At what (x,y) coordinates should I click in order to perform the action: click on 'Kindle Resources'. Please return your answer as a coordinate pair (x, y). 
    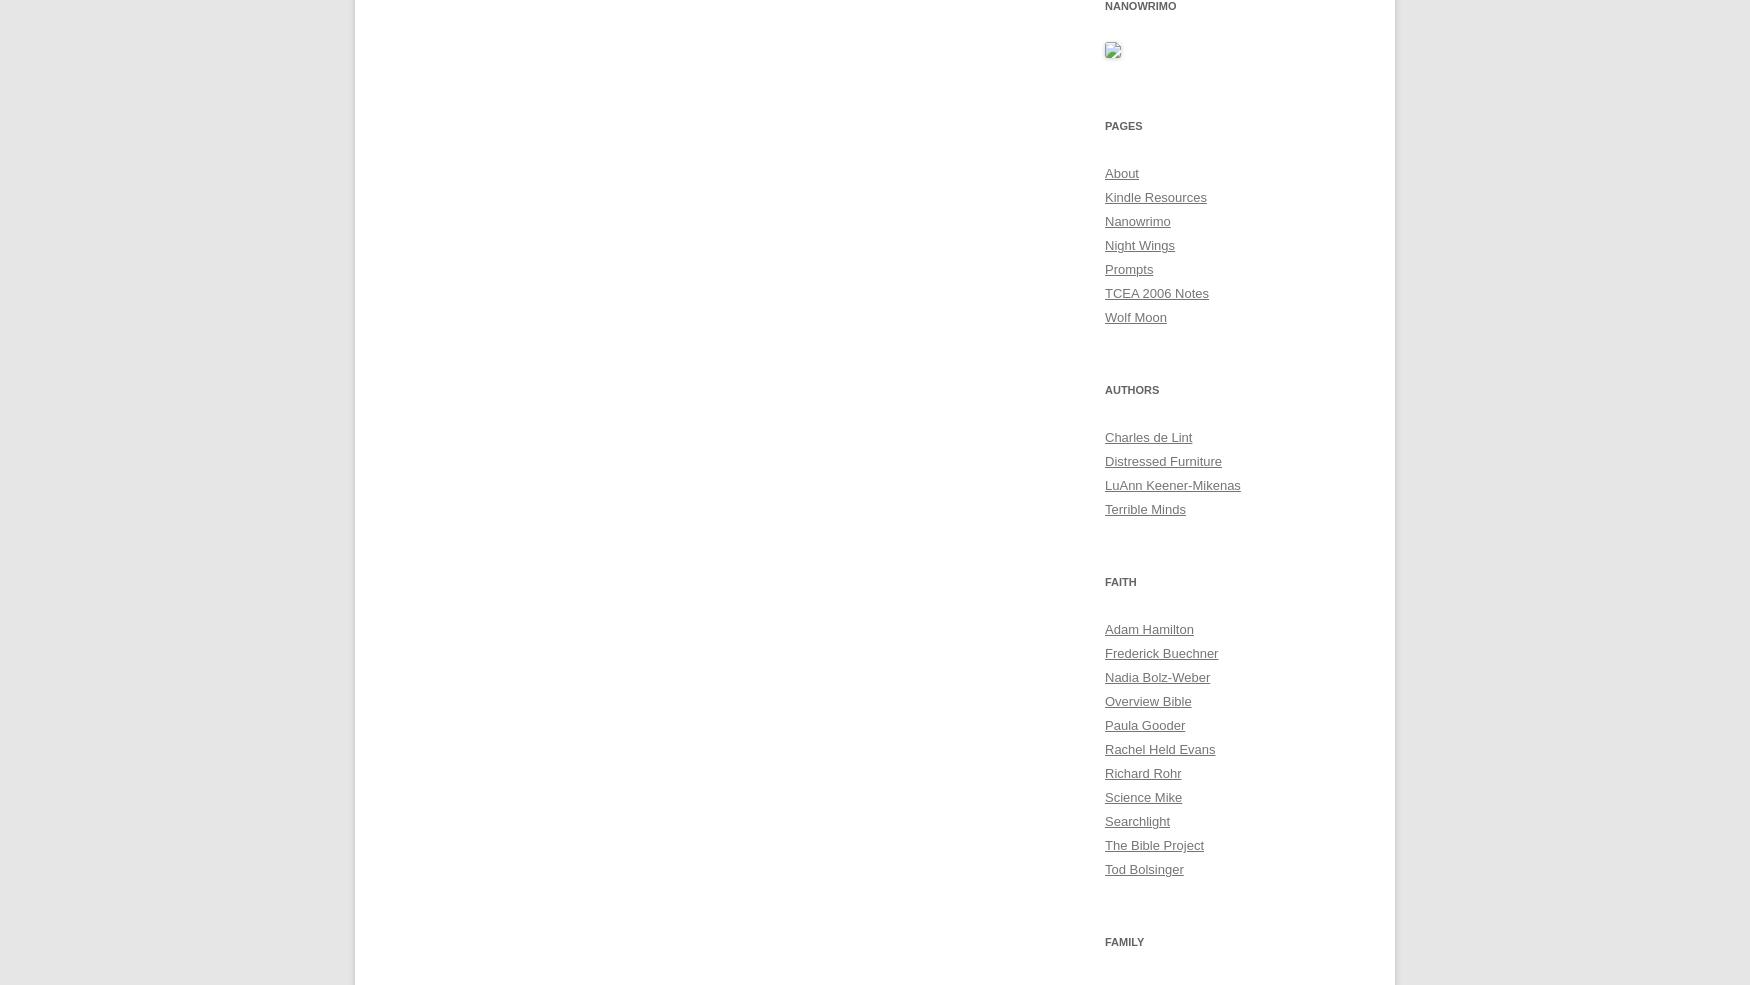
    Looking at the image, I should click on (1154, 197).